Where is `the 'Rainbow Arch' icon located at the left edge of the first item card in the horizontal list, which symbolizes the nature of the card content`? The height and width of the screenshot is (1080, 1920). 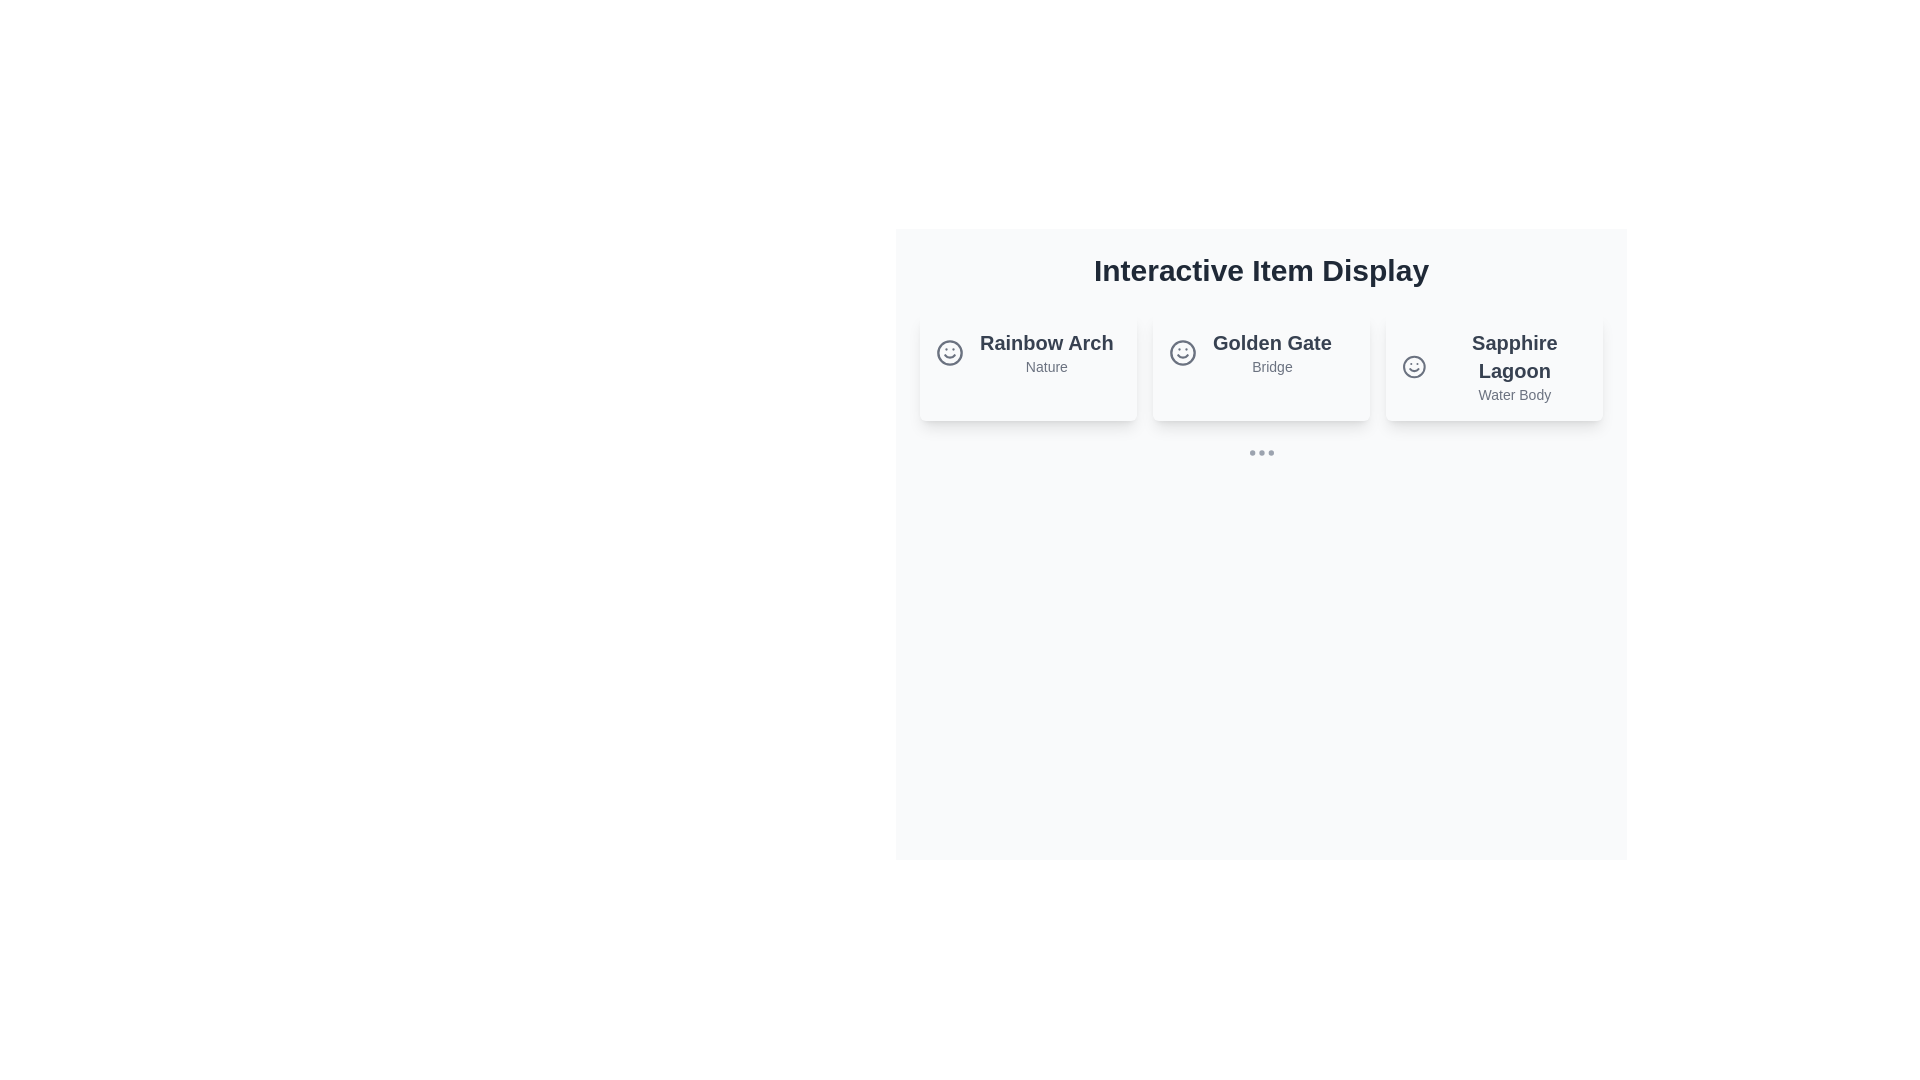
the 'Rainbow Arch' icon located at the left edge of the first item card in the horizontal list, which symbolizes the nature of the card content is located at coordinates (949, 352).